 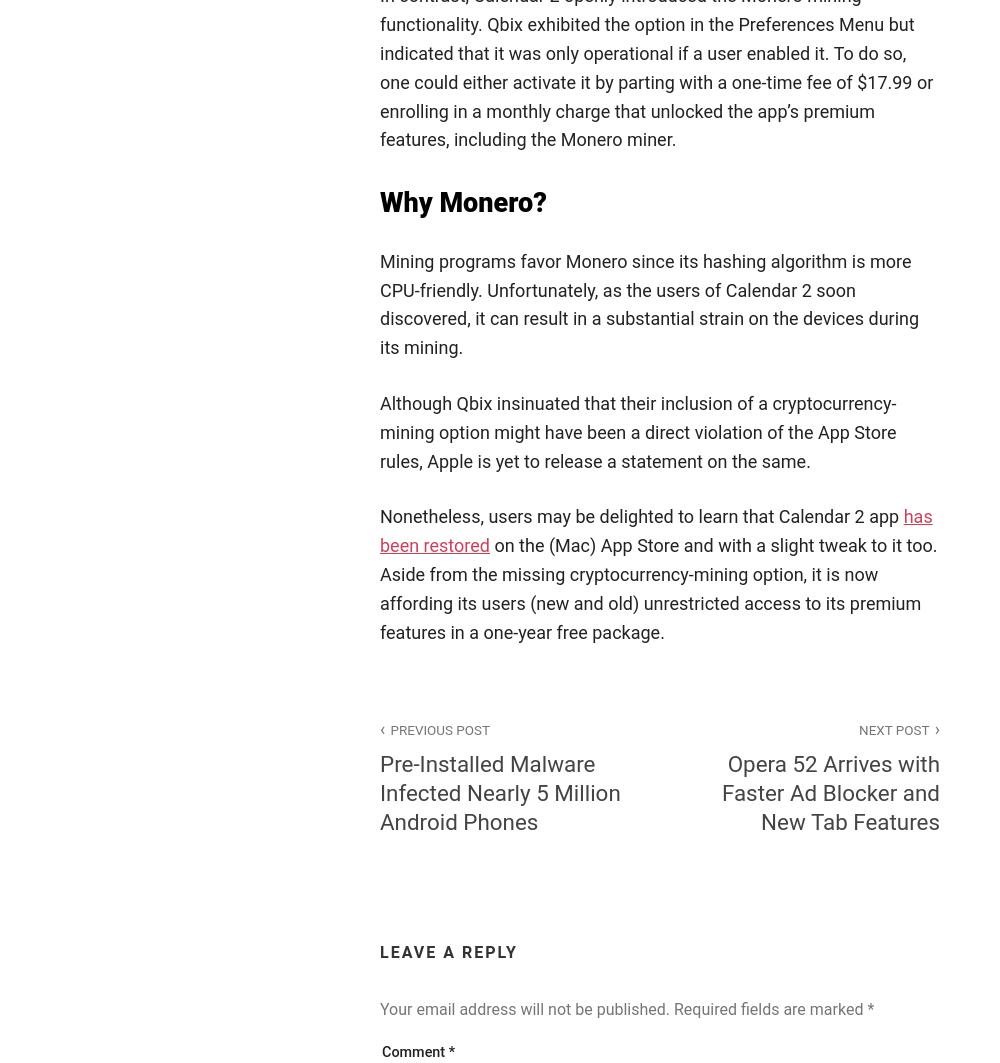 I want to click on 'Why Monero?', so click(x=462, y=203).